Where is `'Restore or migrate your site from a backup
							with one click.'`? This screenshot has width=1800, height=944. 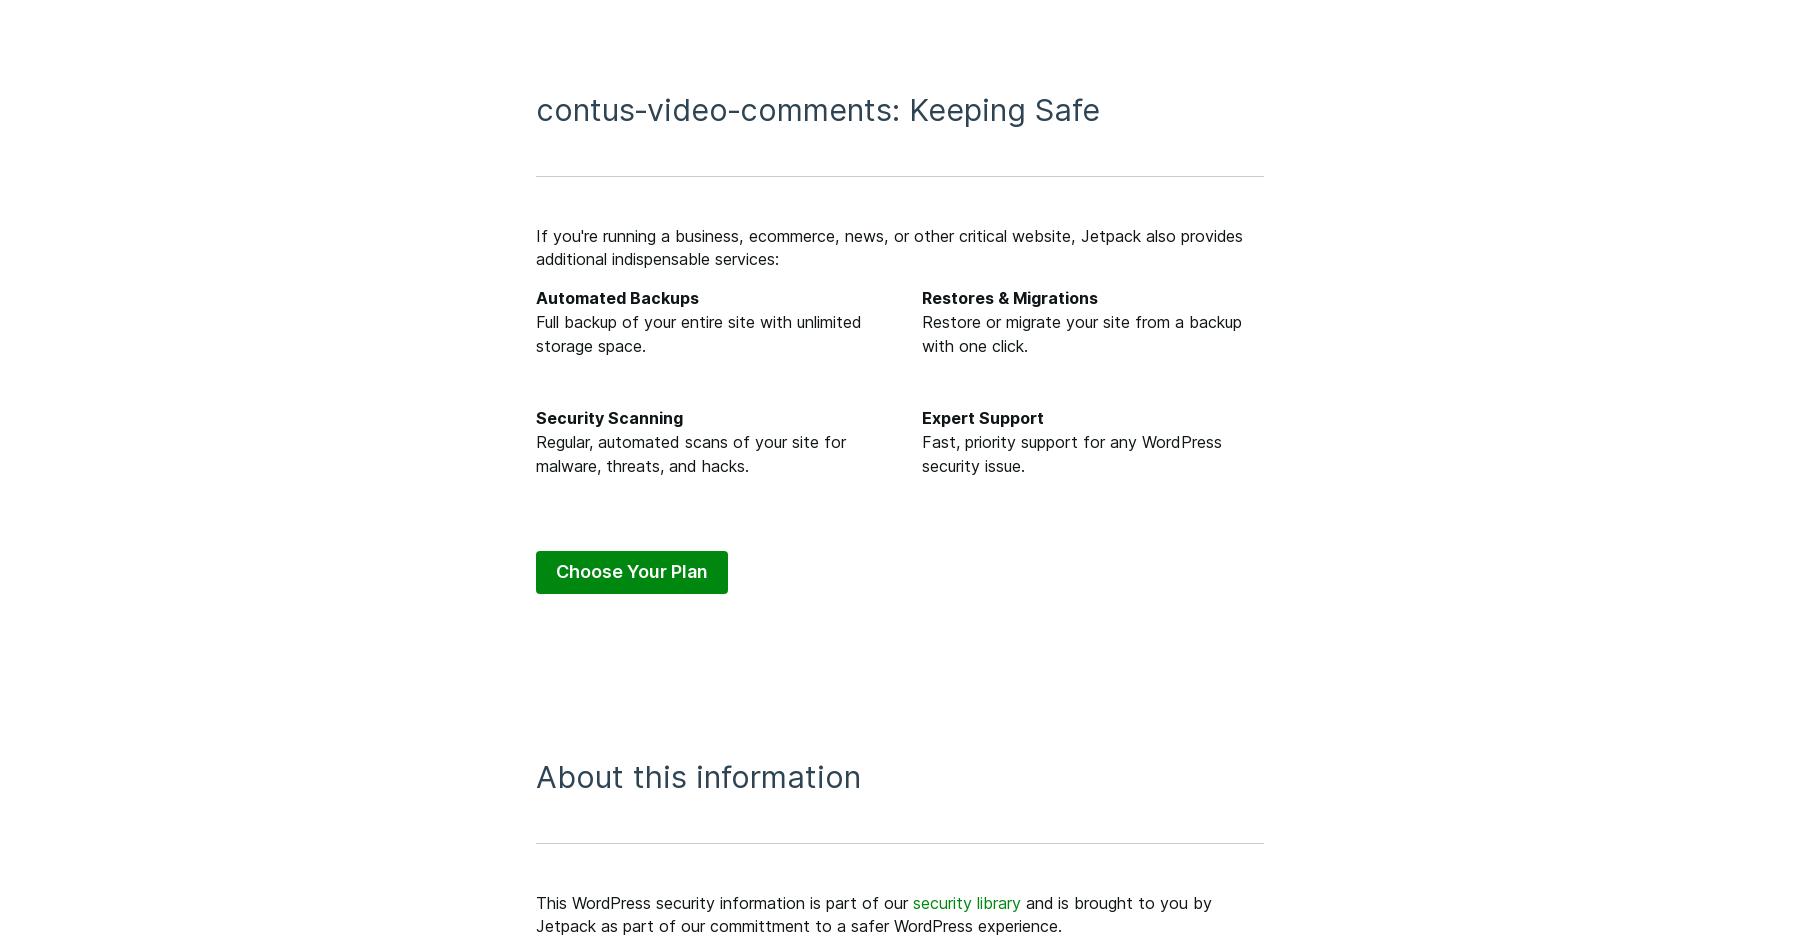
'Restore or migrate your site from a backup
							with one click.' is located at coordinates (1081, 332).